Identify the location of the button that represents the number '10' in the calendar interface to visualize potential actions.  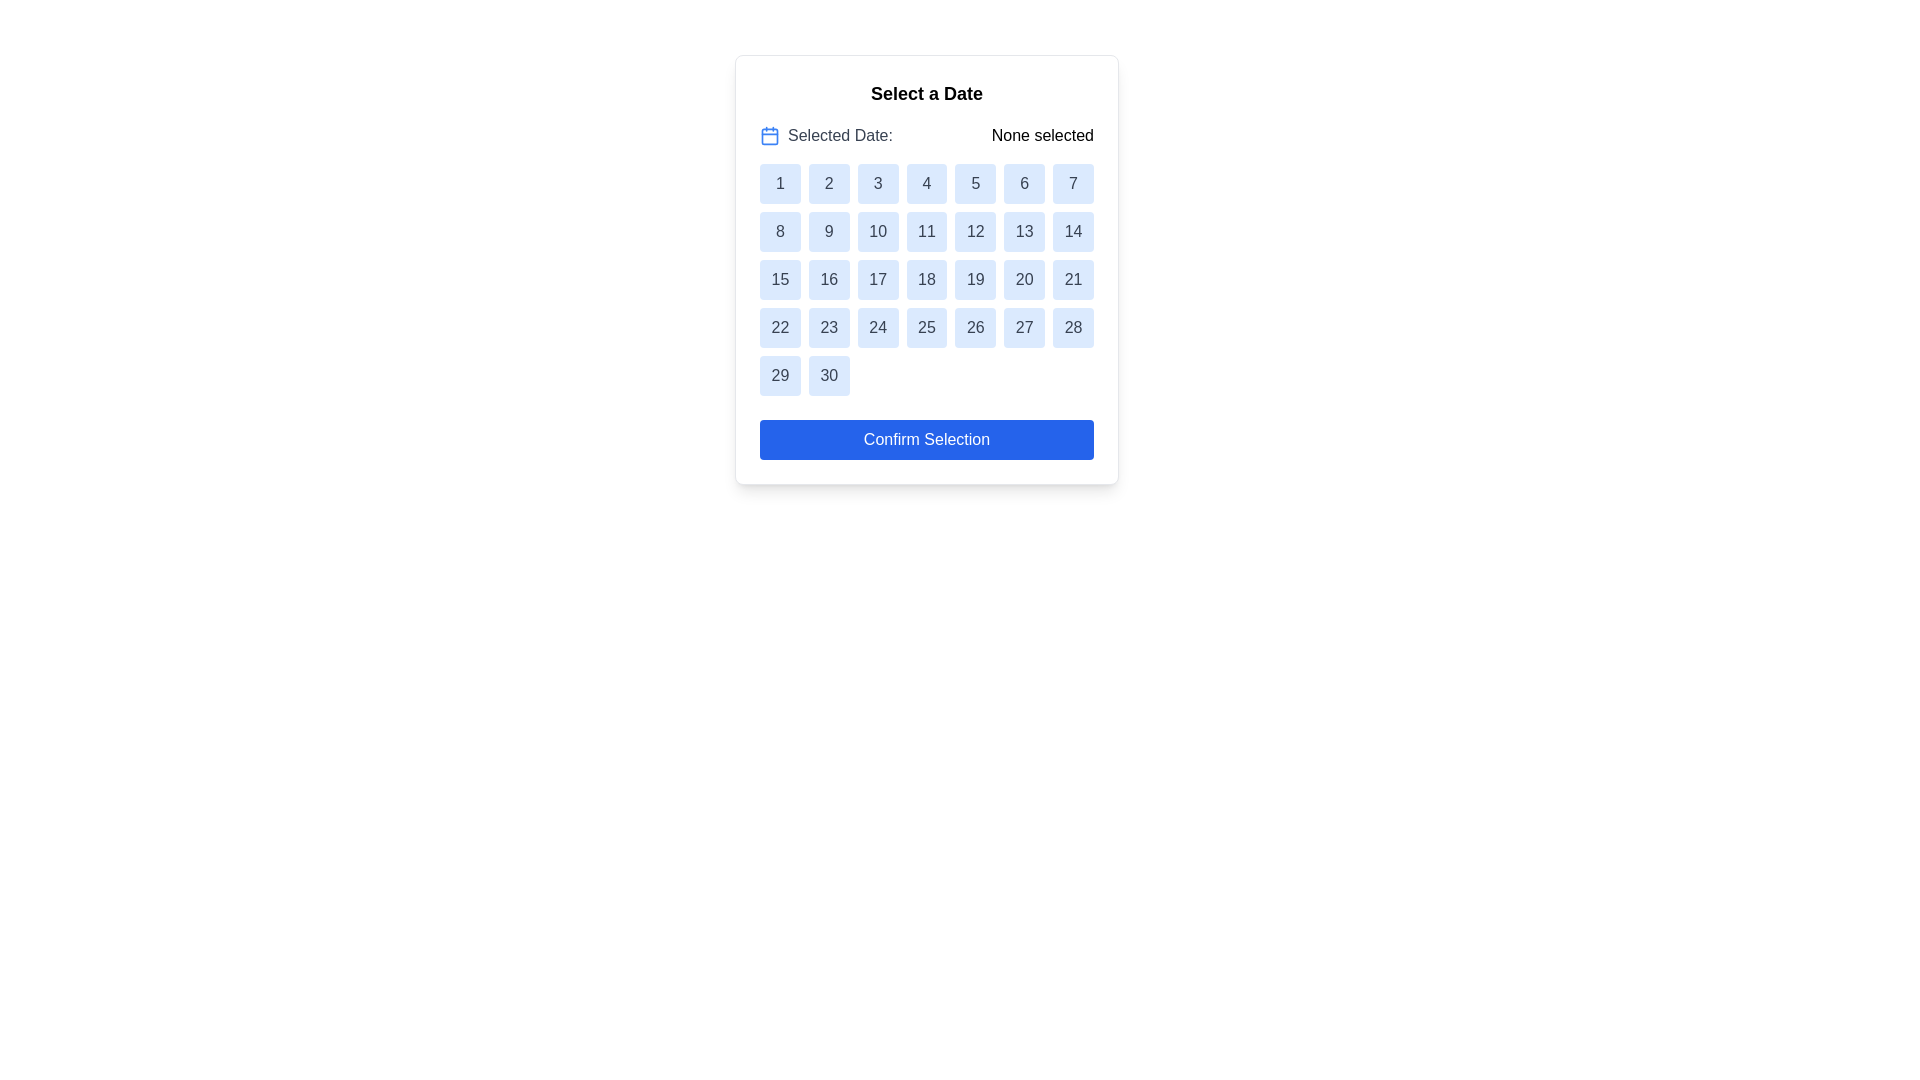
(878, 230).